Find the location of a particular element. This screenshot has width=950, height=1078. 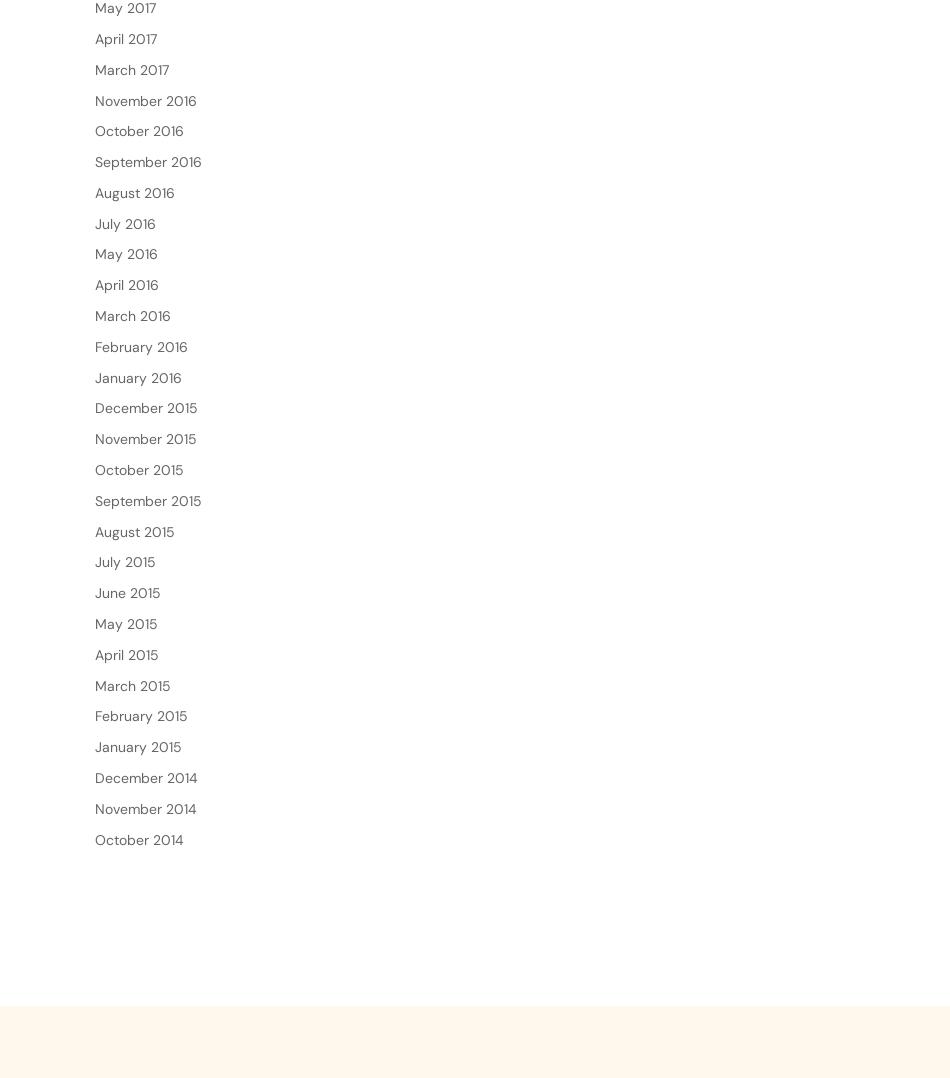

'February 2016' is located at coordinates (141, 410).